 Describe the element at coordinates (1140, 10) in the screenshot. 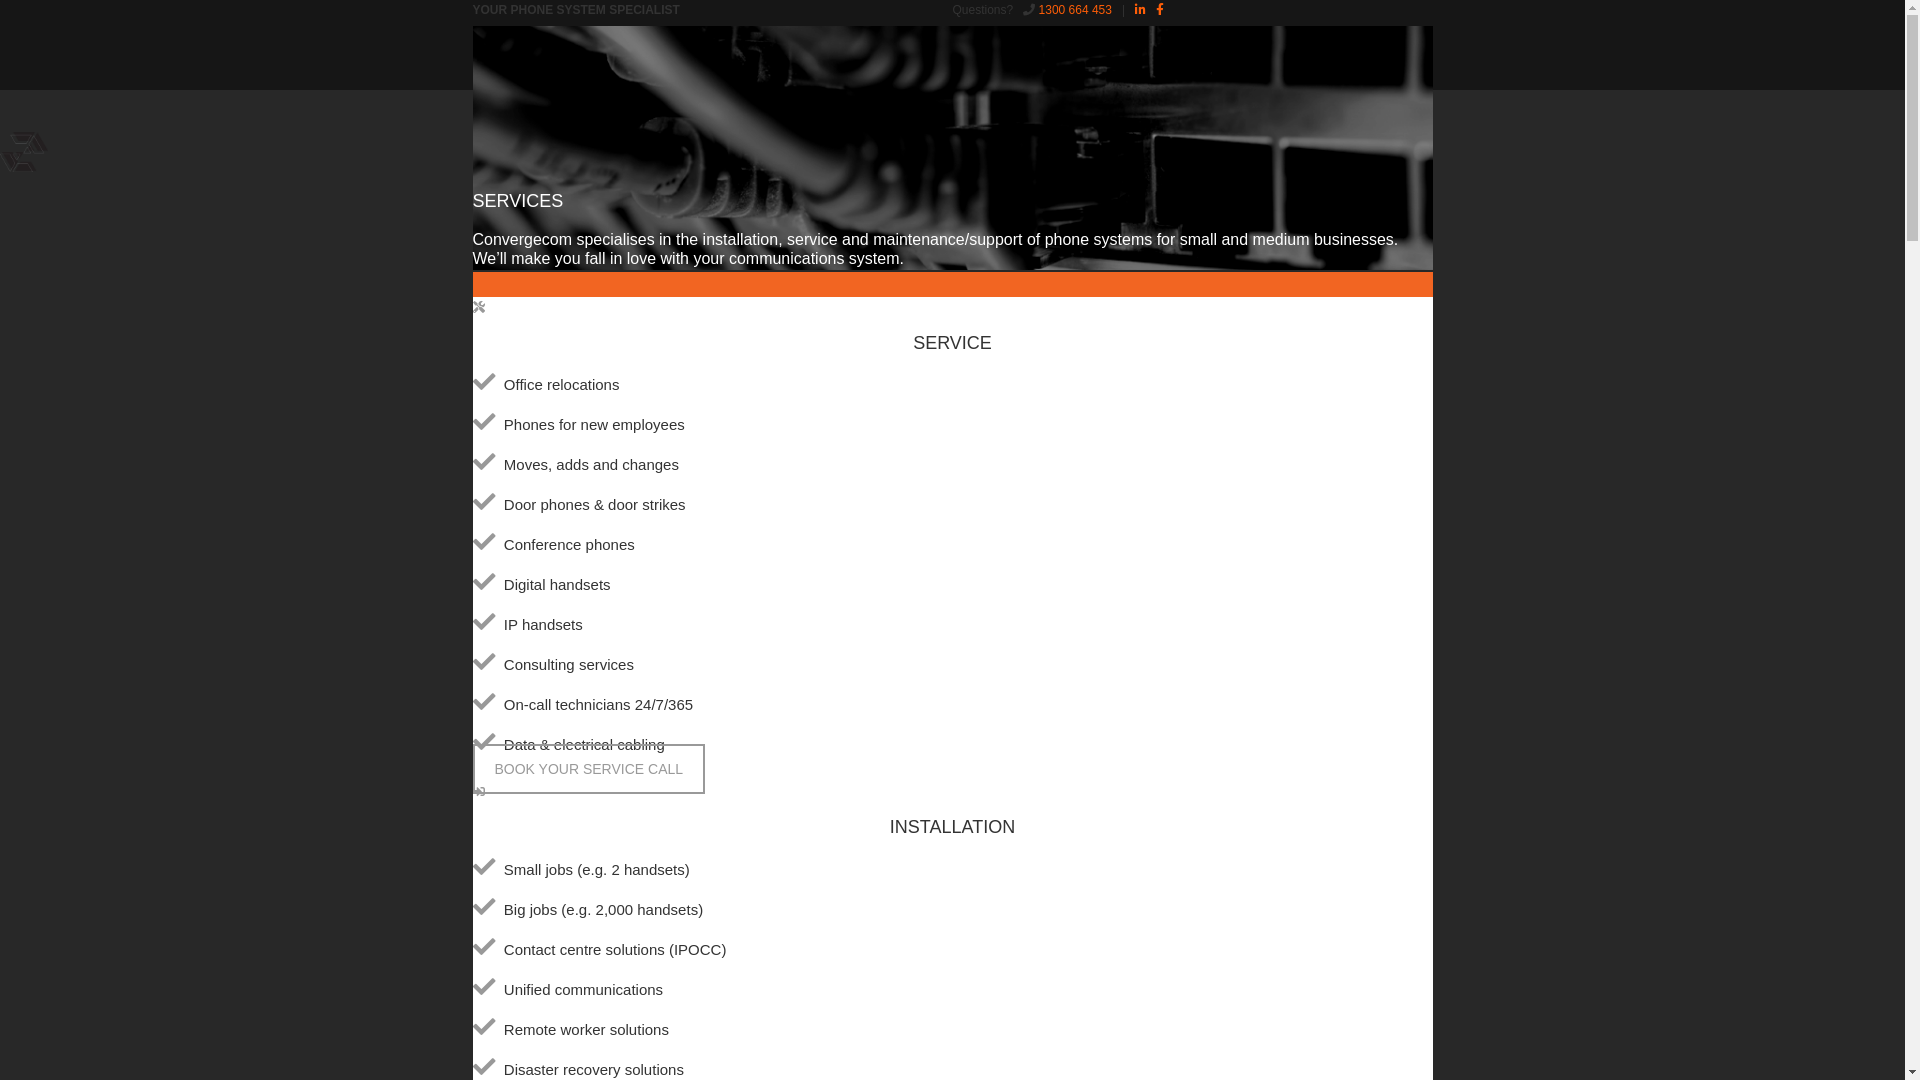

I see `'LinkedIn'` at that location.